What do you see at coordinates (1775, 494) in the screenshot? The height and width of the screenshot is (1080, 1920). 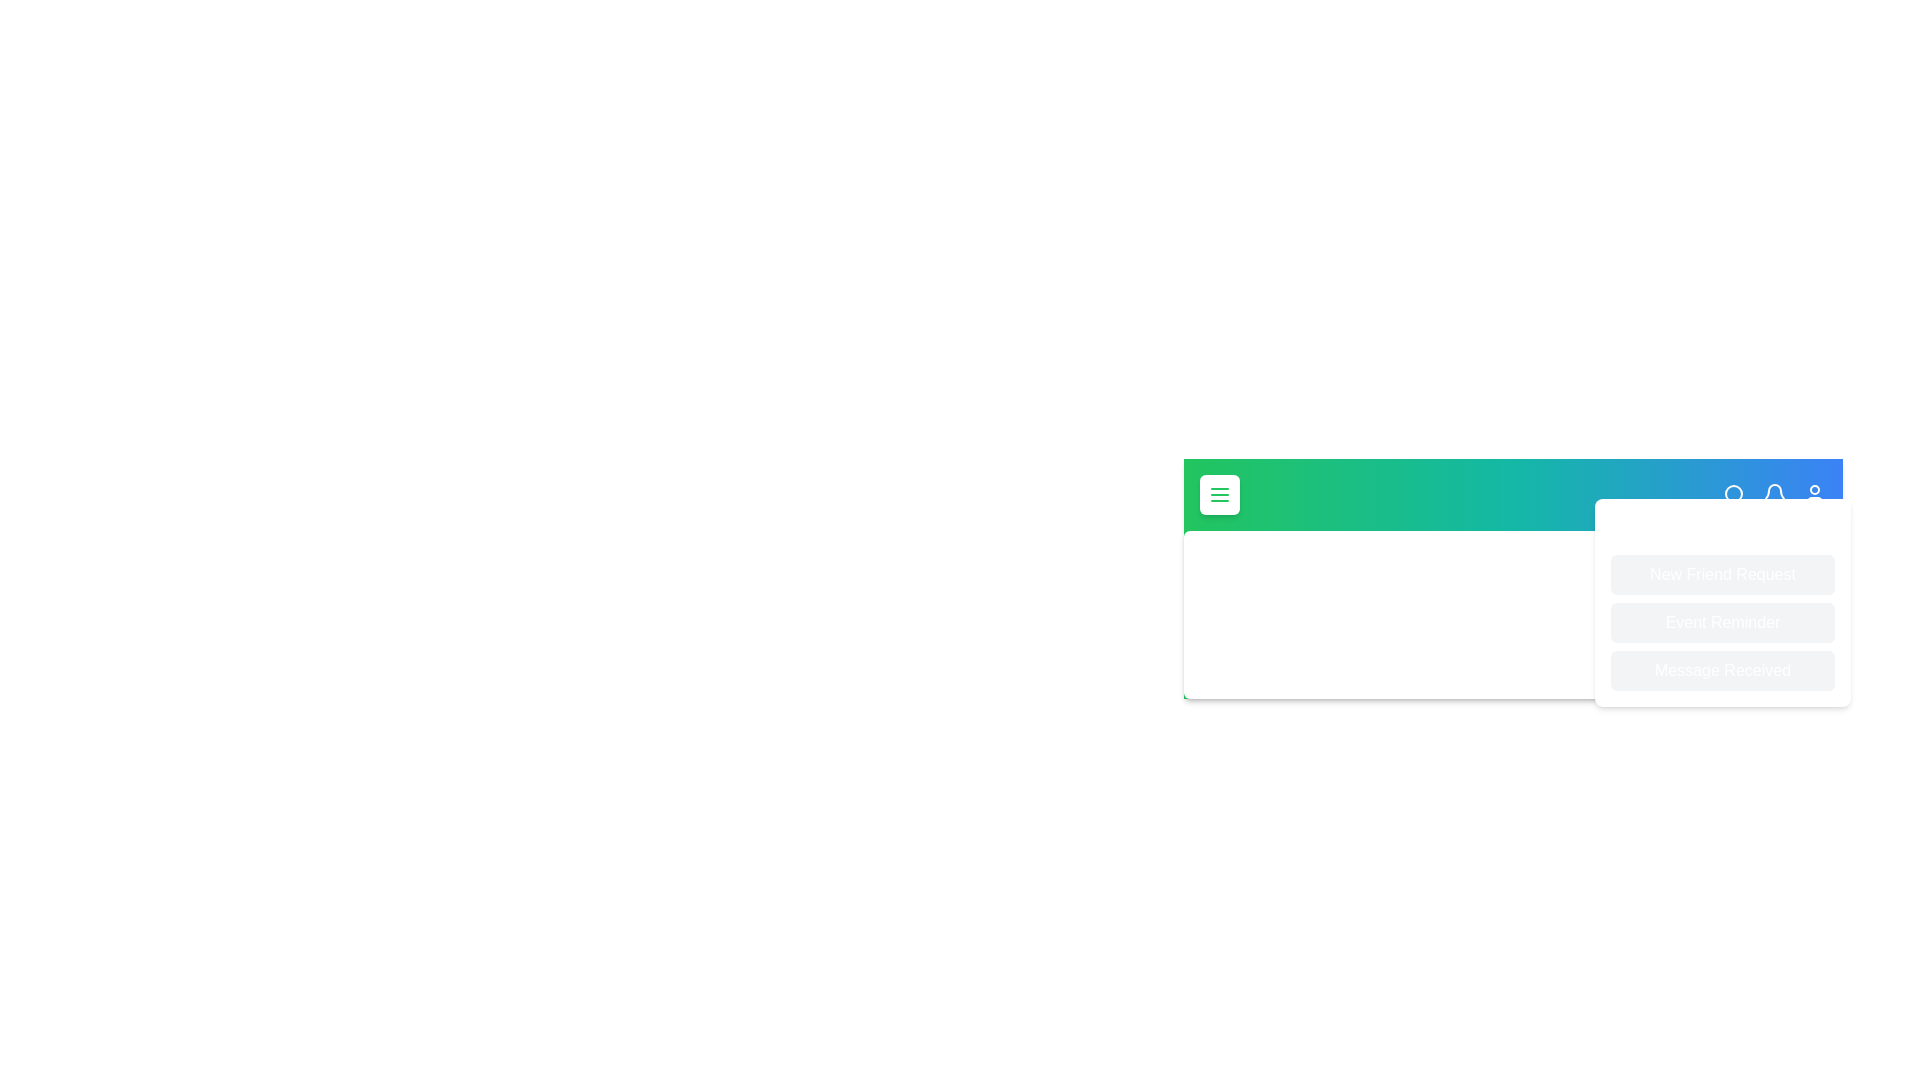 I see `the bell icon to toggle the notifications panel` at bounding box center [1775, 494].